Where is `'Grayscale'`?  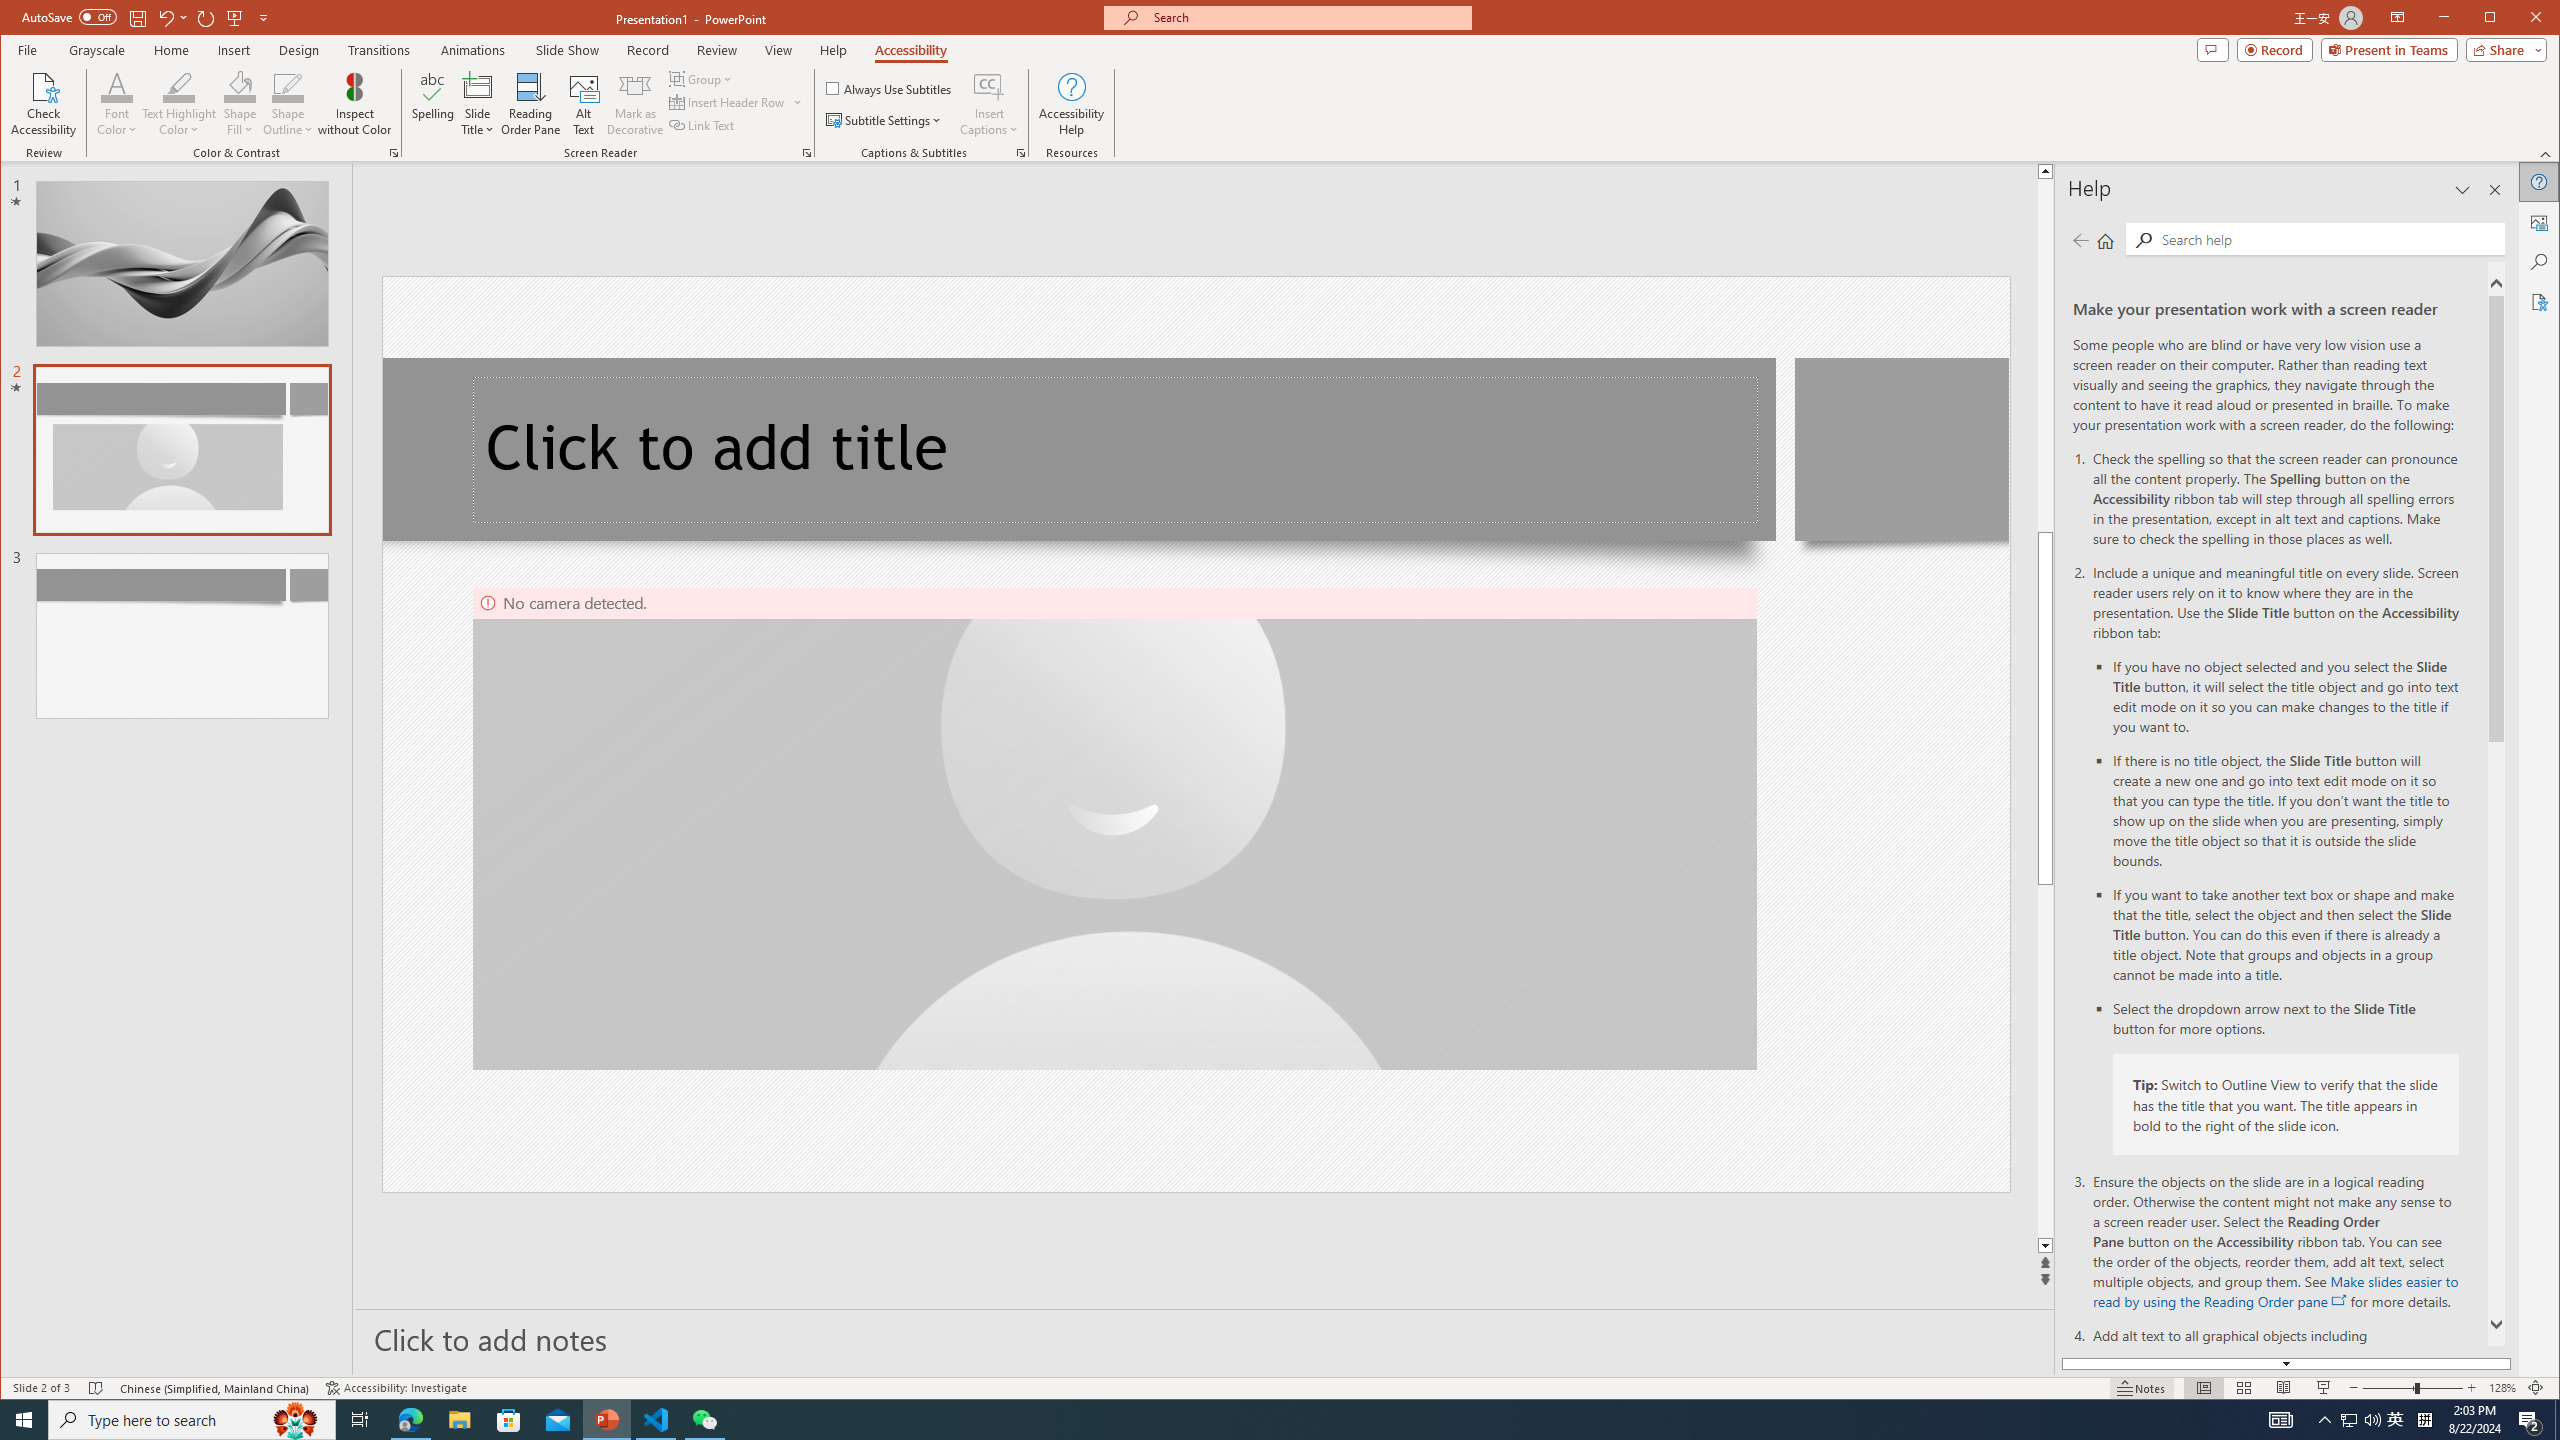 'Grayscale' is located at coordinates (97, 49).